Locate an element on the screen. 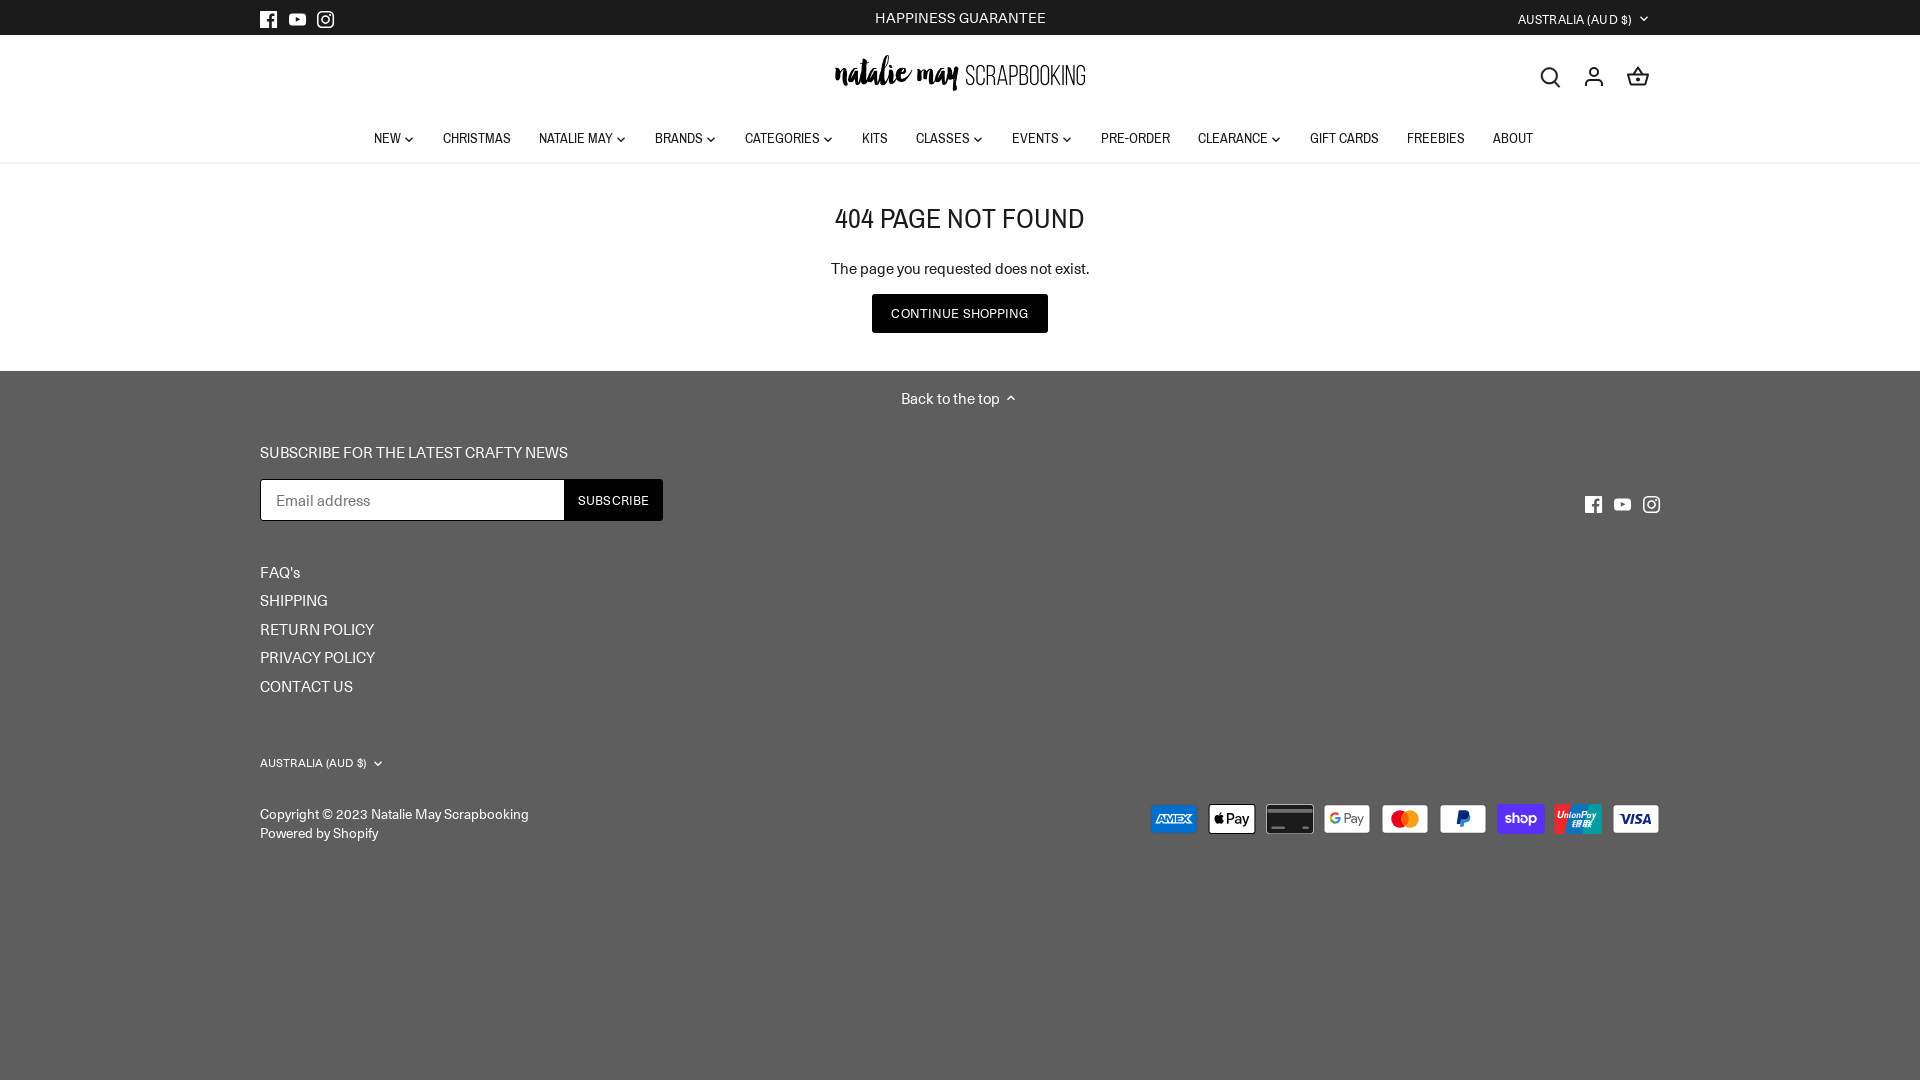  'NATALIE MAY' is located at coordinates (574, 137).